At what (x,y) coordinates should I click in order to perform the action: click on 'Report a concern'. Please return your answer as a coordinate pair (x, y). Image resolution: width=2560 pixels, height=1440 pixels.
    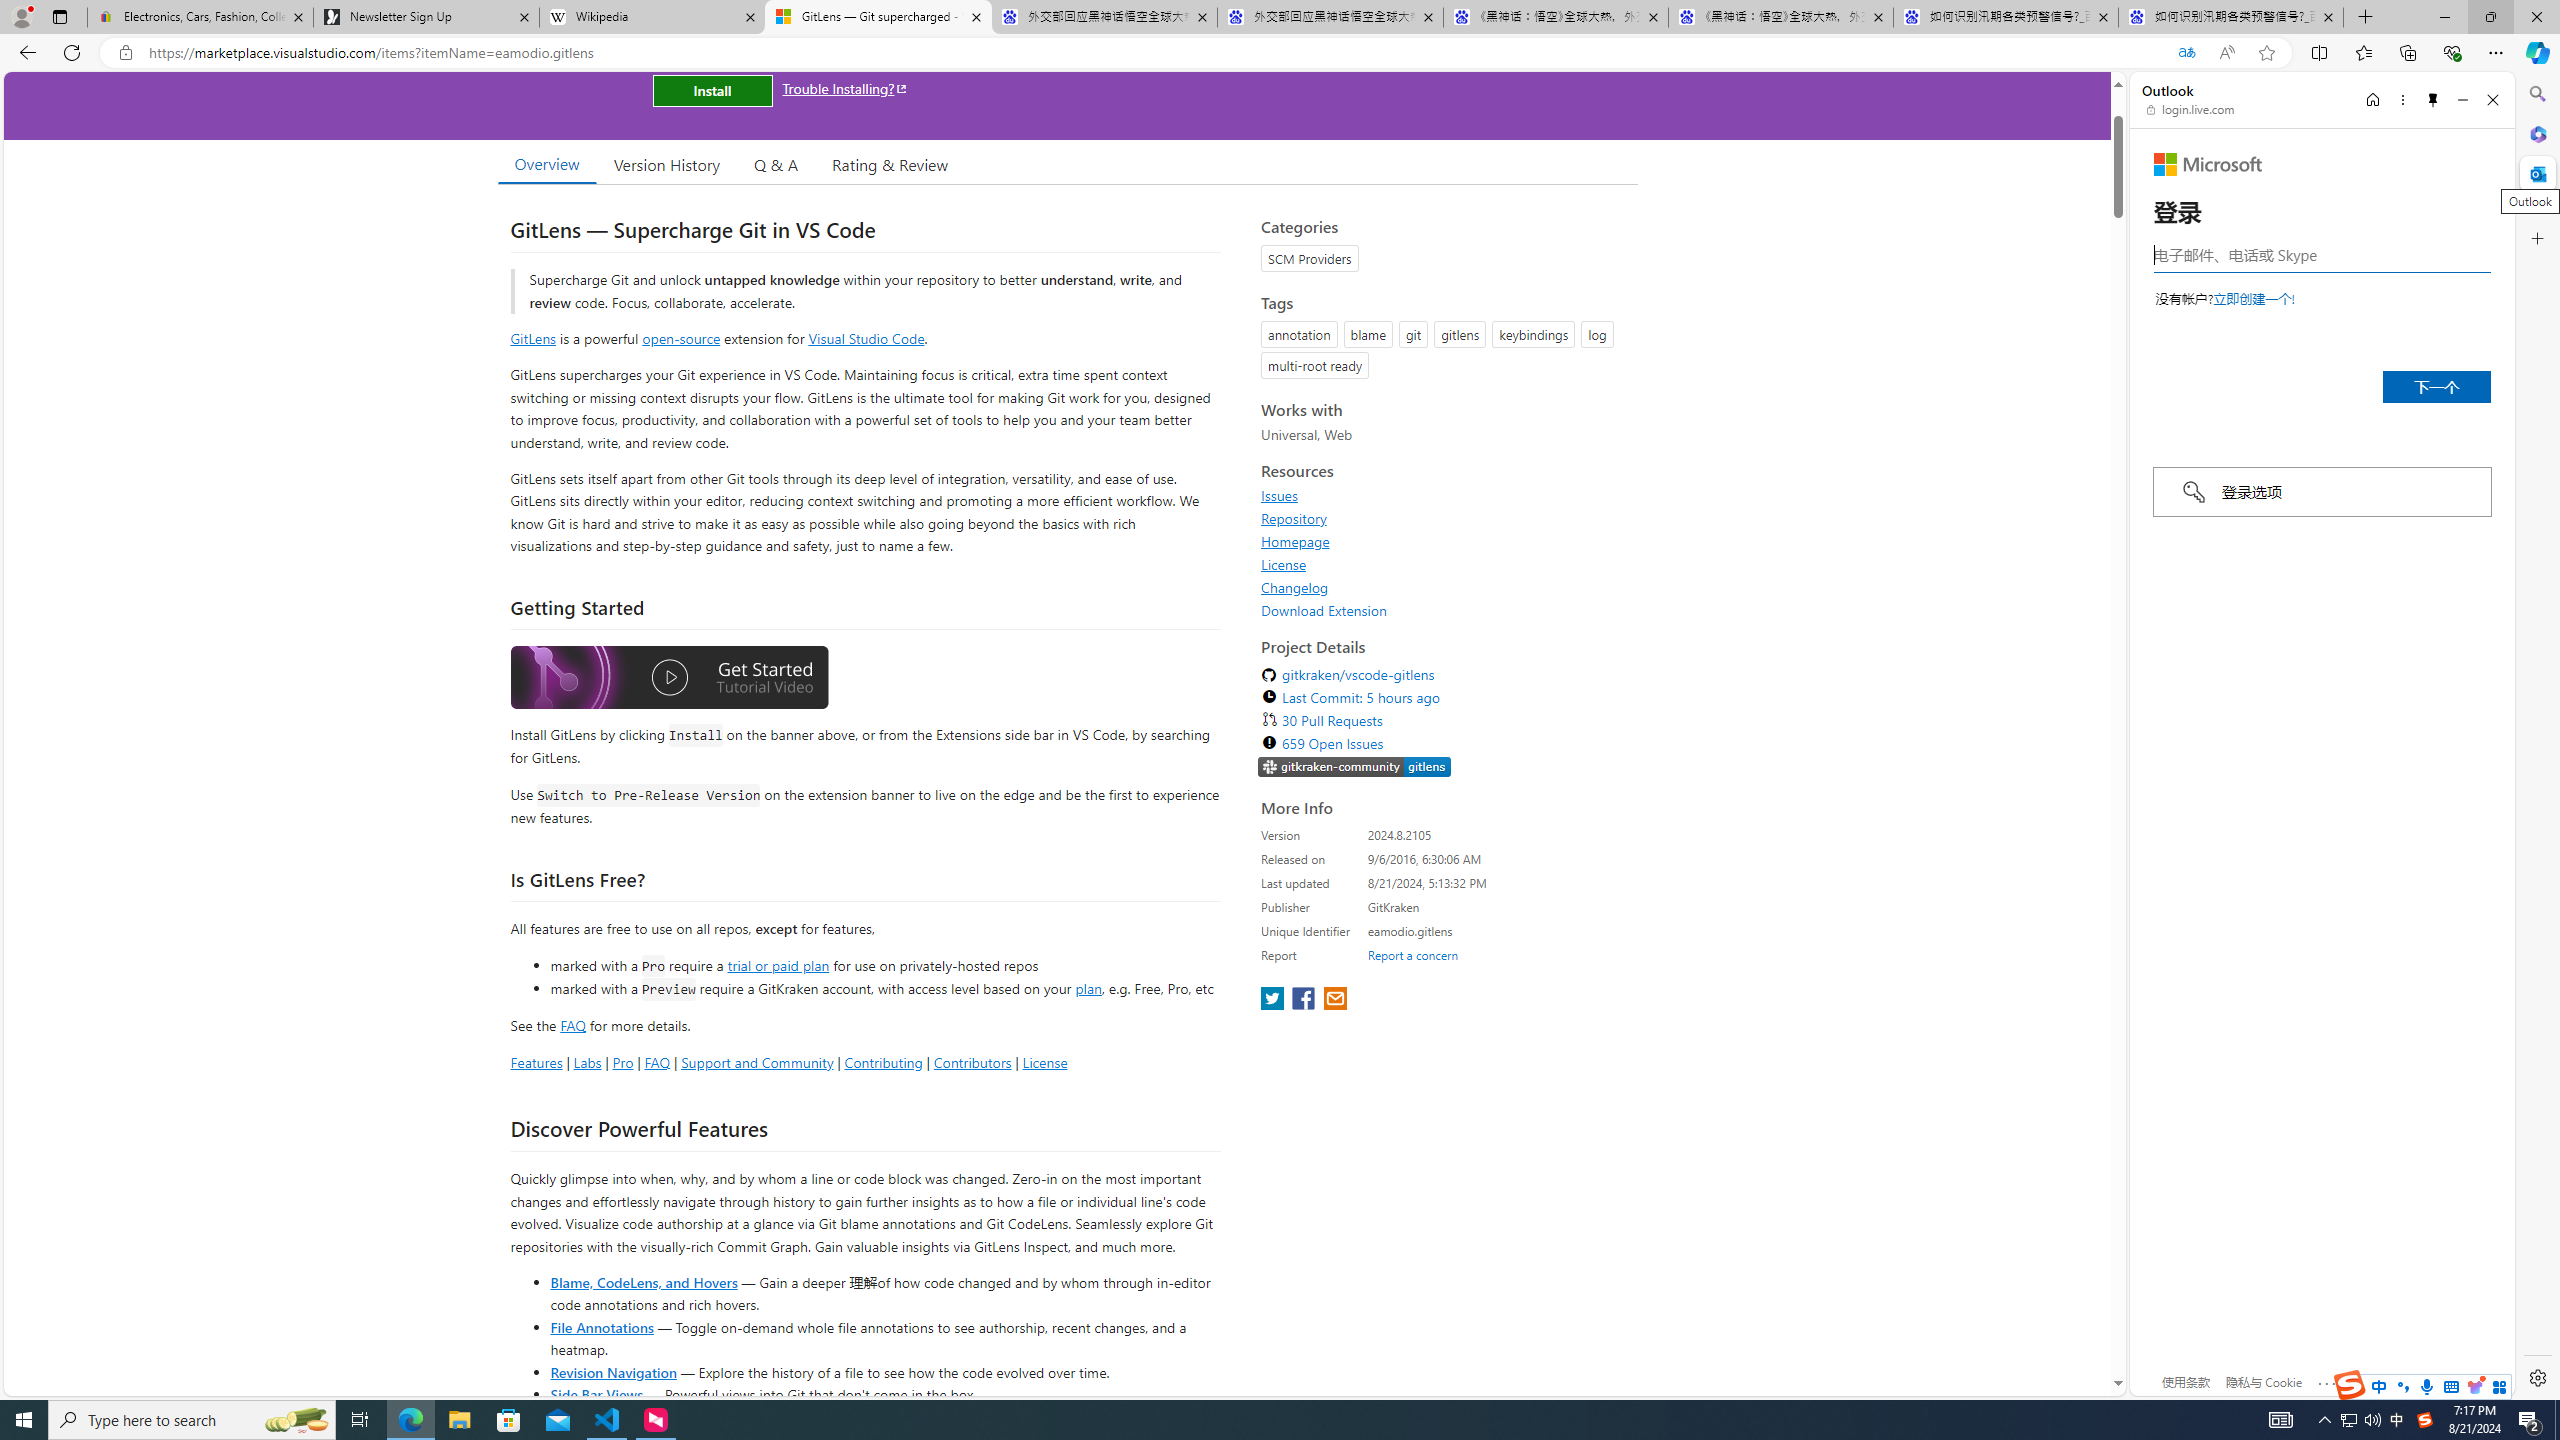
    Looking at the image, I should click on (1413, 954).